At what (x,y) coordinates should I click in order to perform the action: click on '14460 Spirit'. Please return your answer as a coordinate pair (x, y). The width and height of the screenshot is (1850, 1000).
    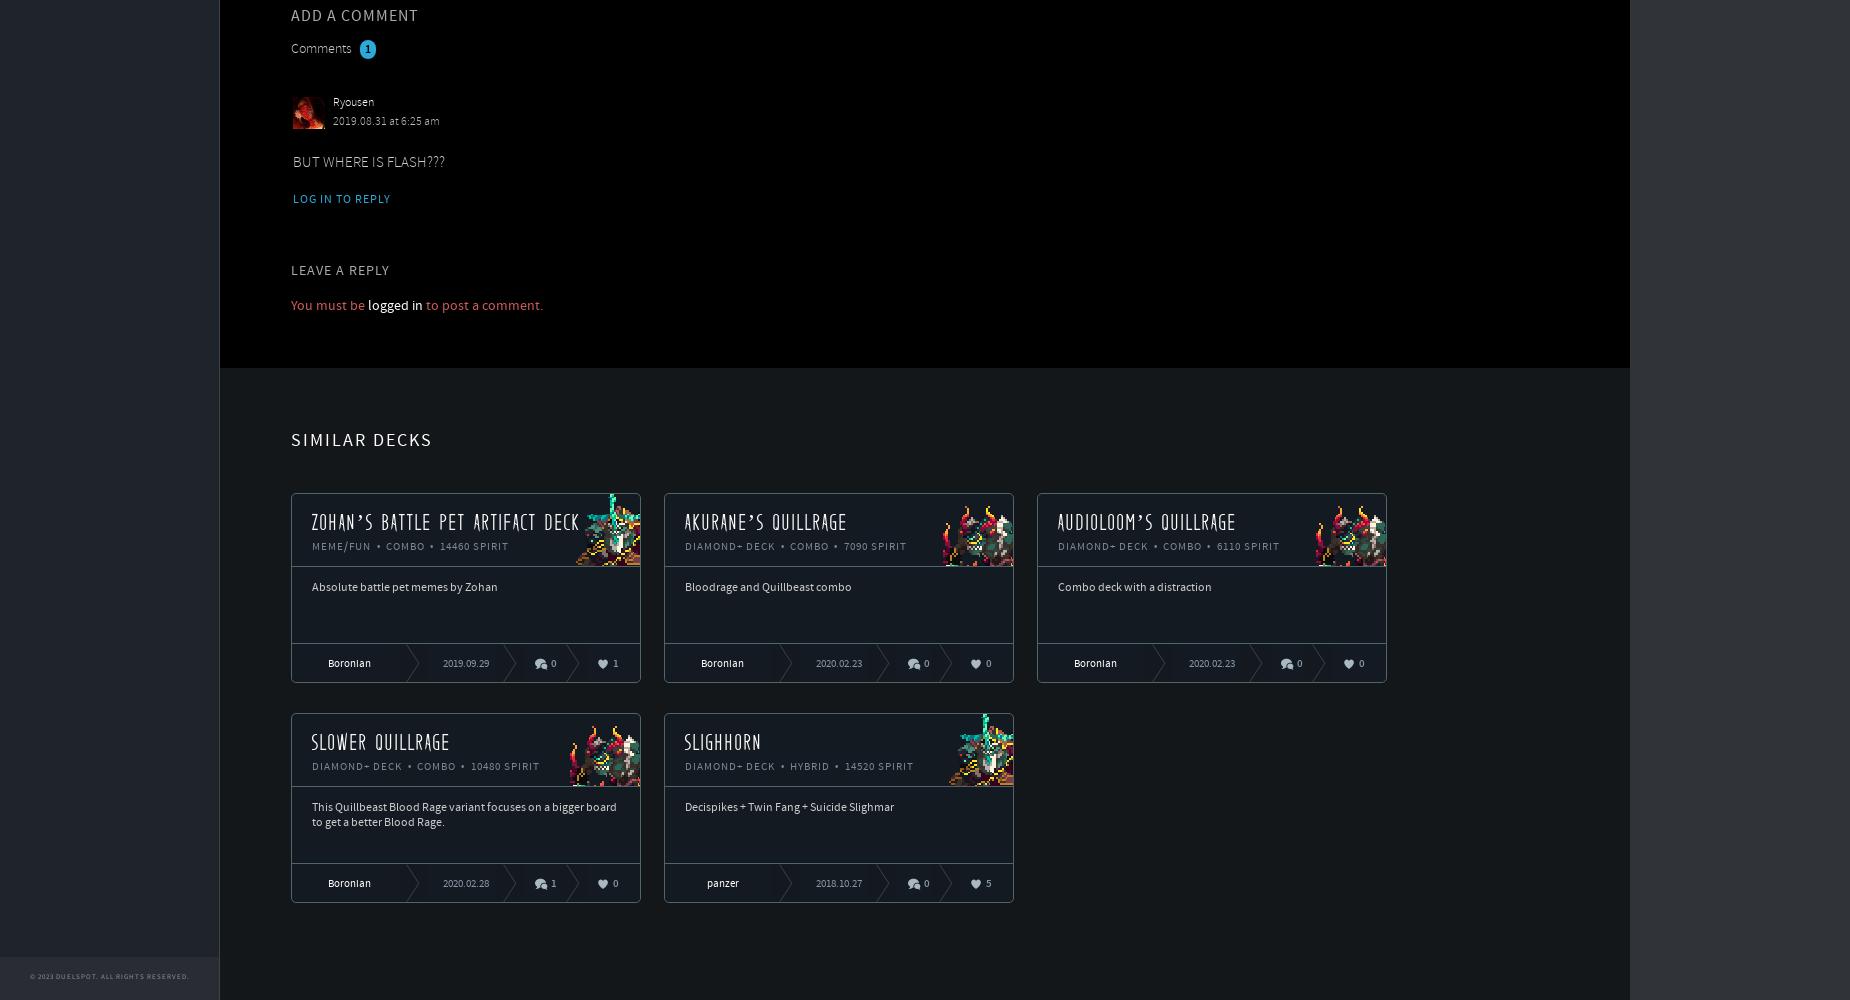
    Looking at the image, I should click on (471, 547).